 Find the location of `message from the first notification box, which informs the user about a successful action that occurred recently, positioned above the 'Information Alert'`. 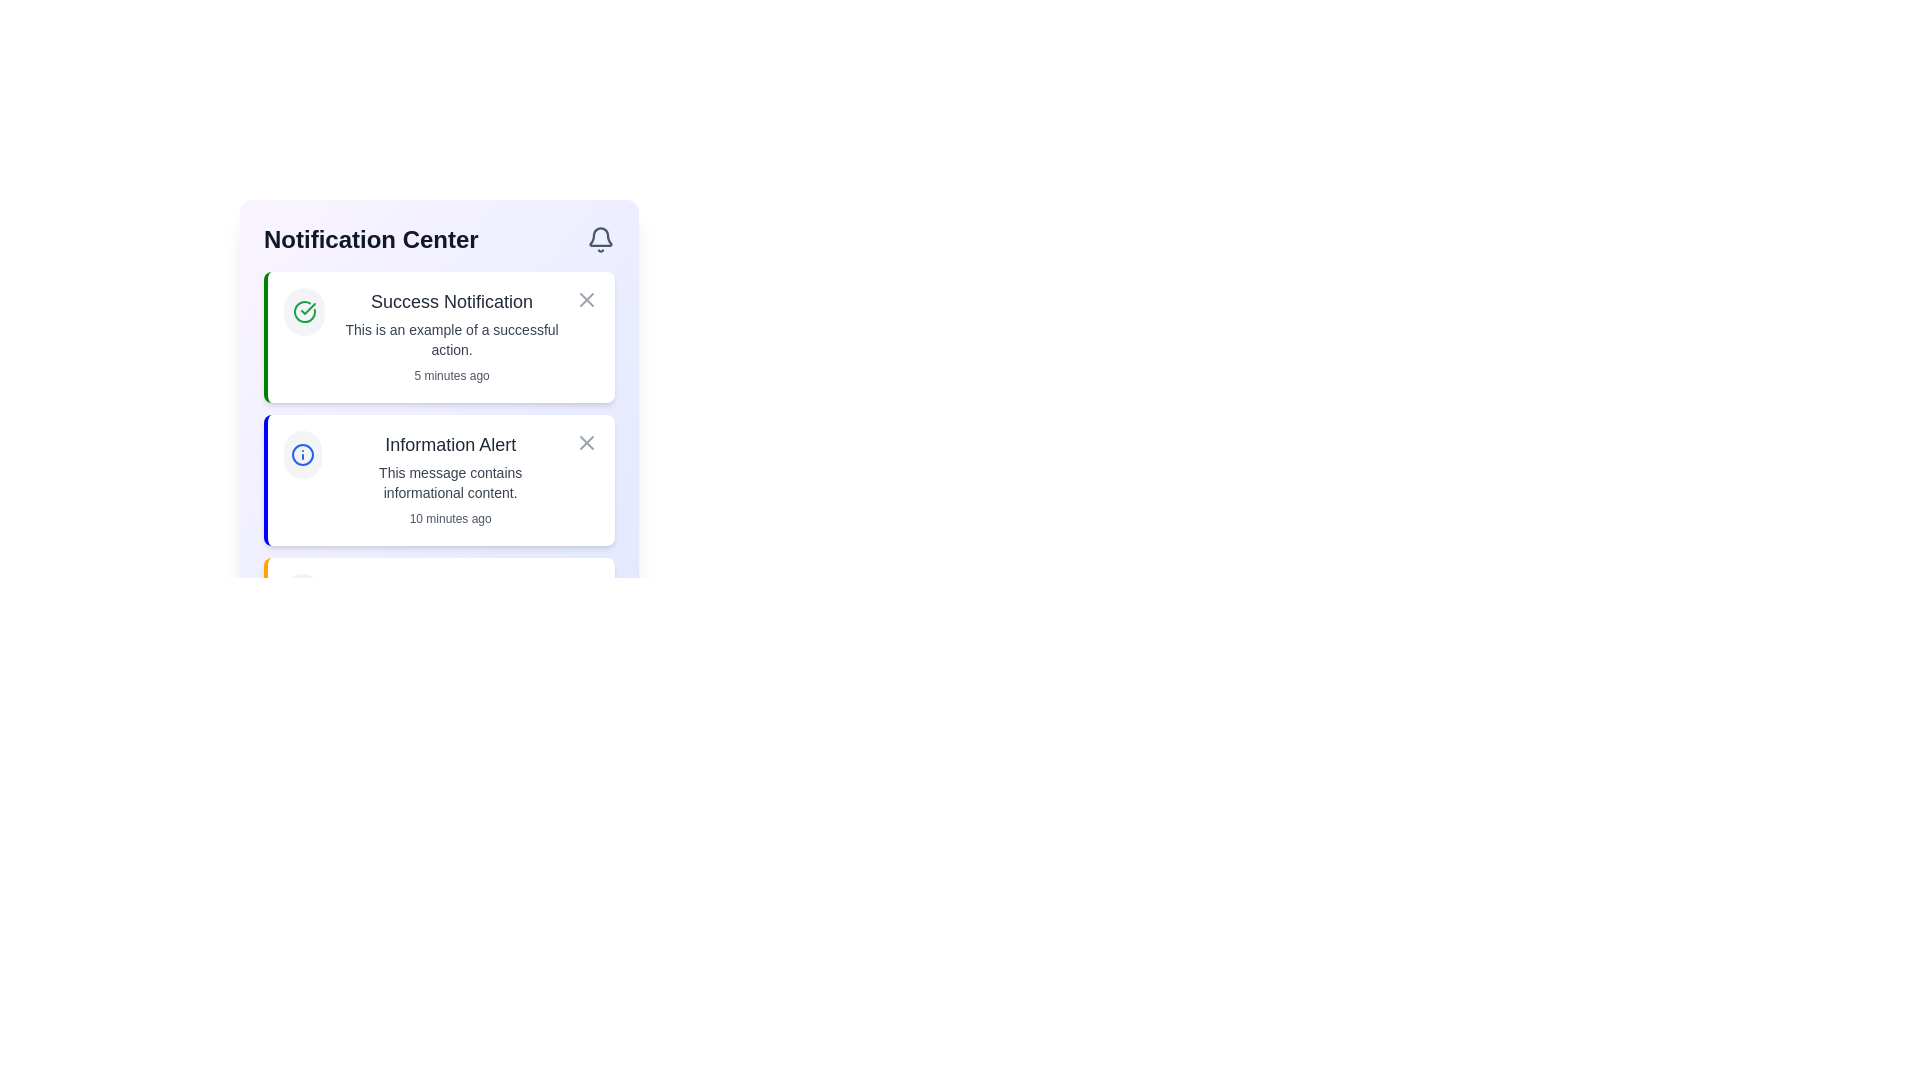

message from the first notification box, which informs the user about a successful action that occurred recently, positioned above the 'Information Alert' is located at coordinates (438, 336).